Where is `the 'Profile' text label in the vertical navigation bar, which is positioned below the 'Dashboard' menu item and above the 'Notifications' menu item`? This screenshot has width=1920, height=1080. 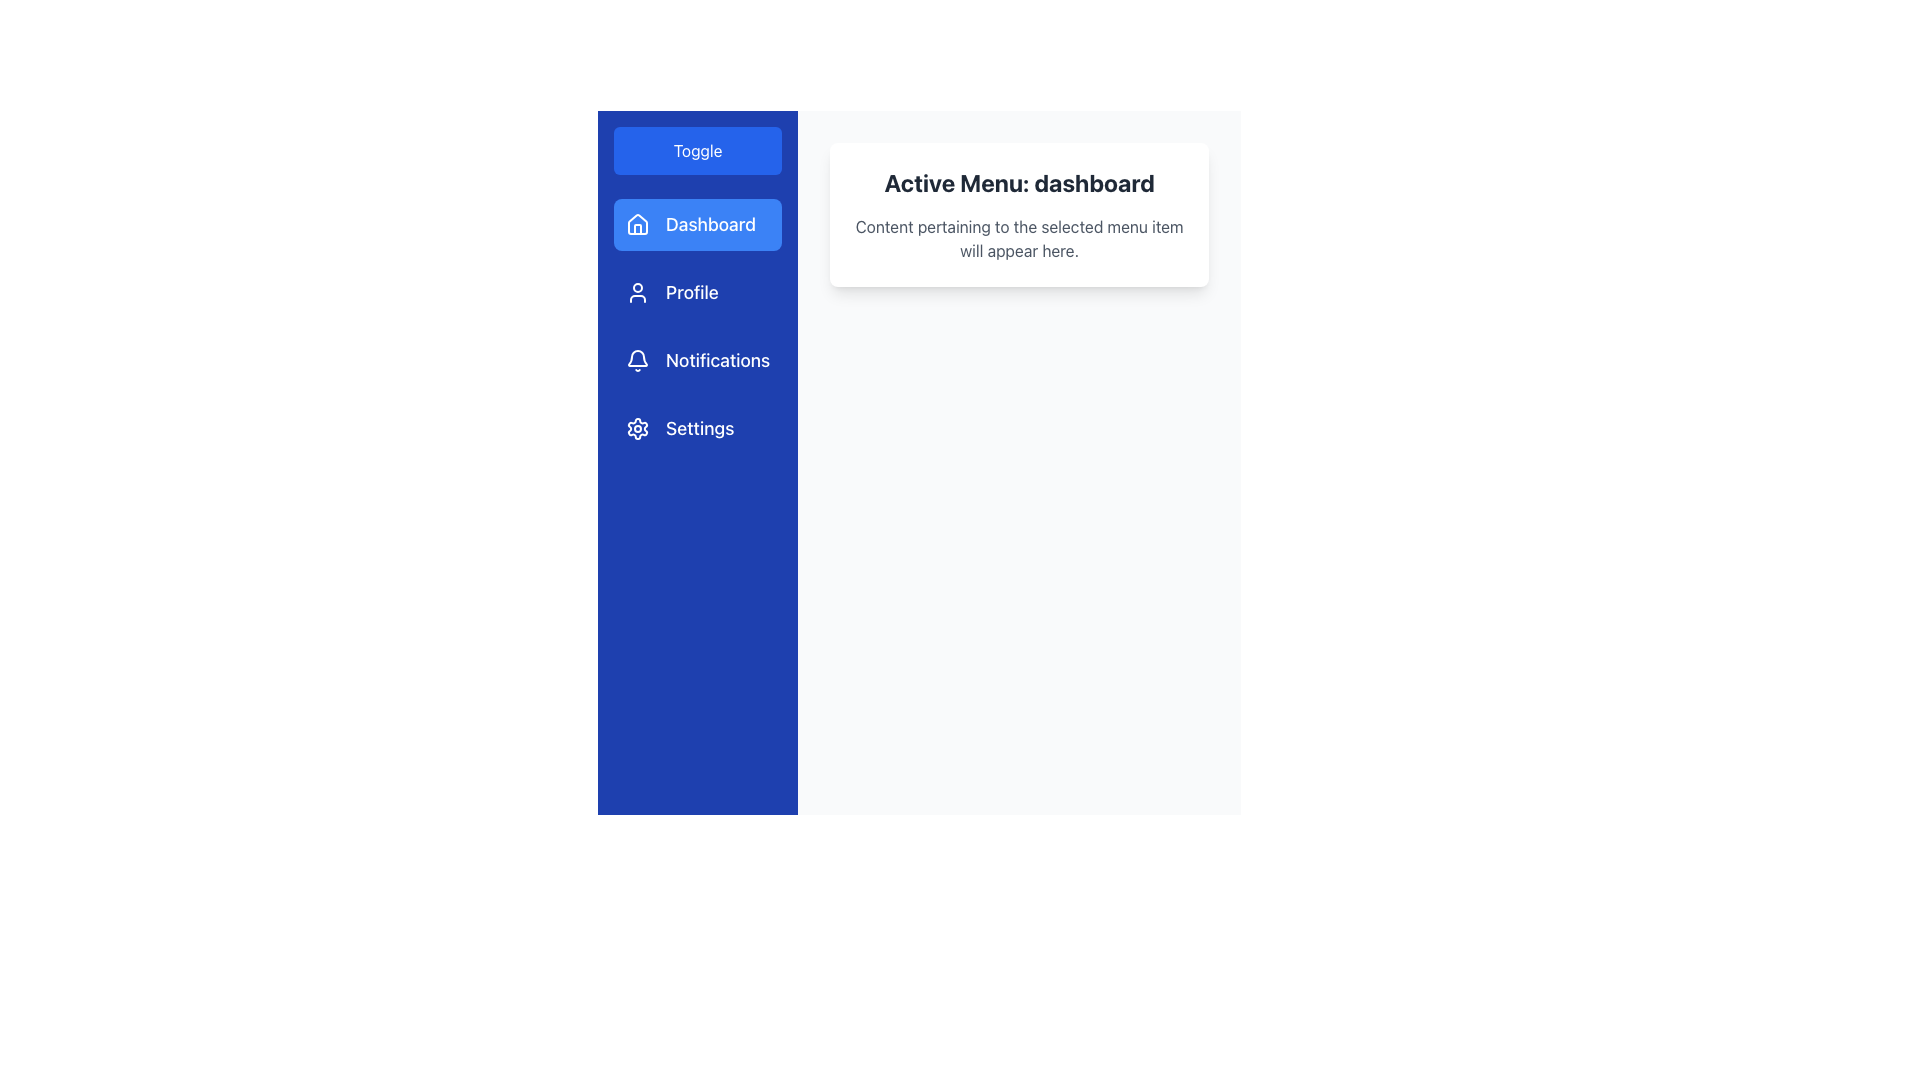
the 'Profile' text label in the vertical navigation bar, which is positioned below the 'Dashboard' menu item and above the 'Notifications' menu item is located at coordinates (692, 293).